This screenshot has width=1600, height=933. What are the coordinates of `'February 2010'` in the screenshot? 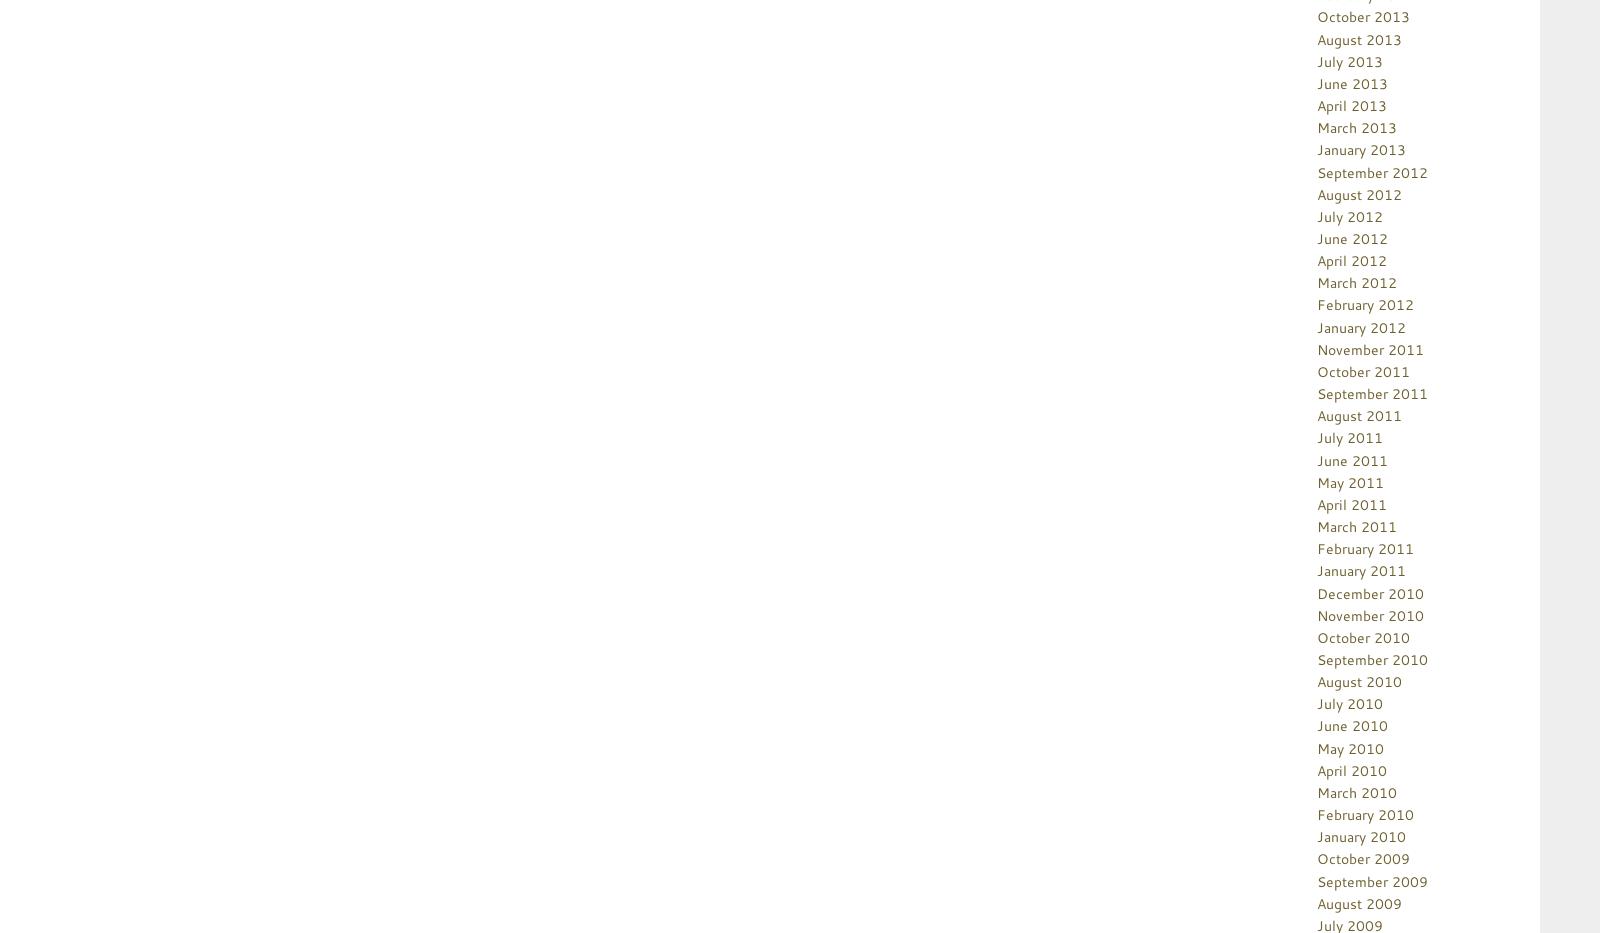 It's located at (1364, 814).